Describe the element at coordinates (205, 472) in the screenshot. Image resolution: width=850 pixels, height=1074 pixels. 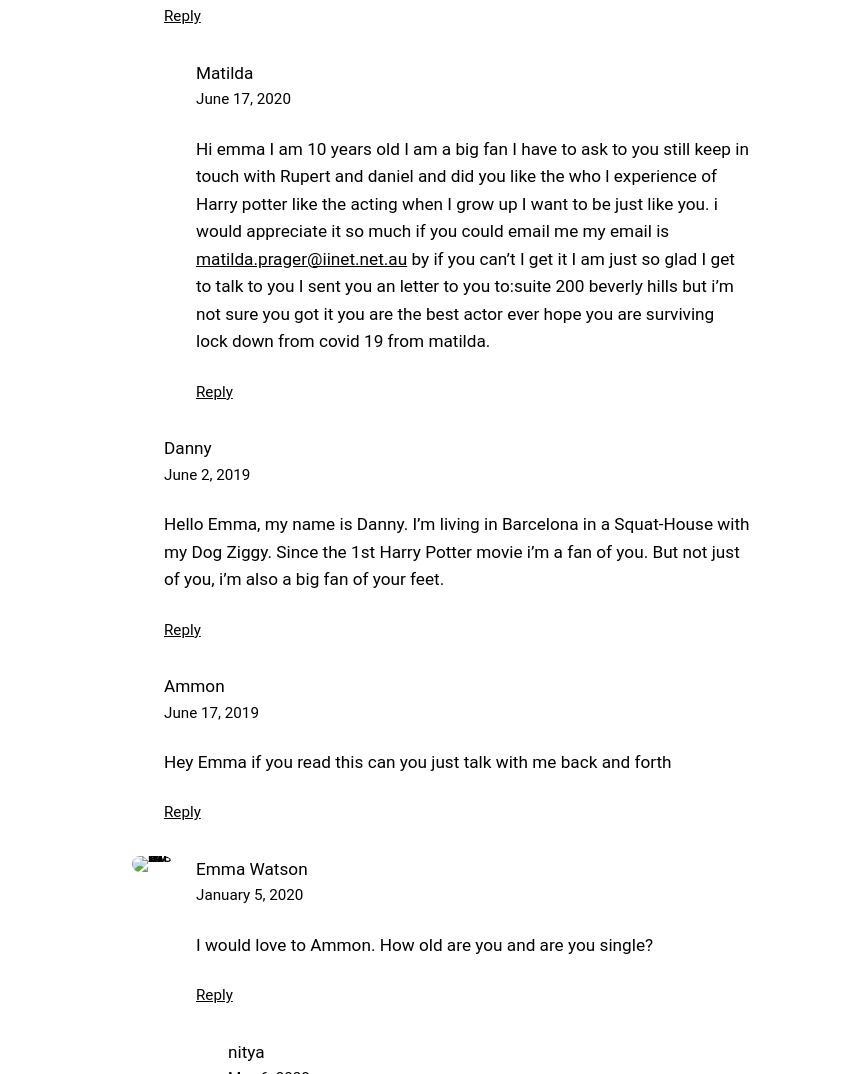
I see `'June 2, 2019'` at that location.